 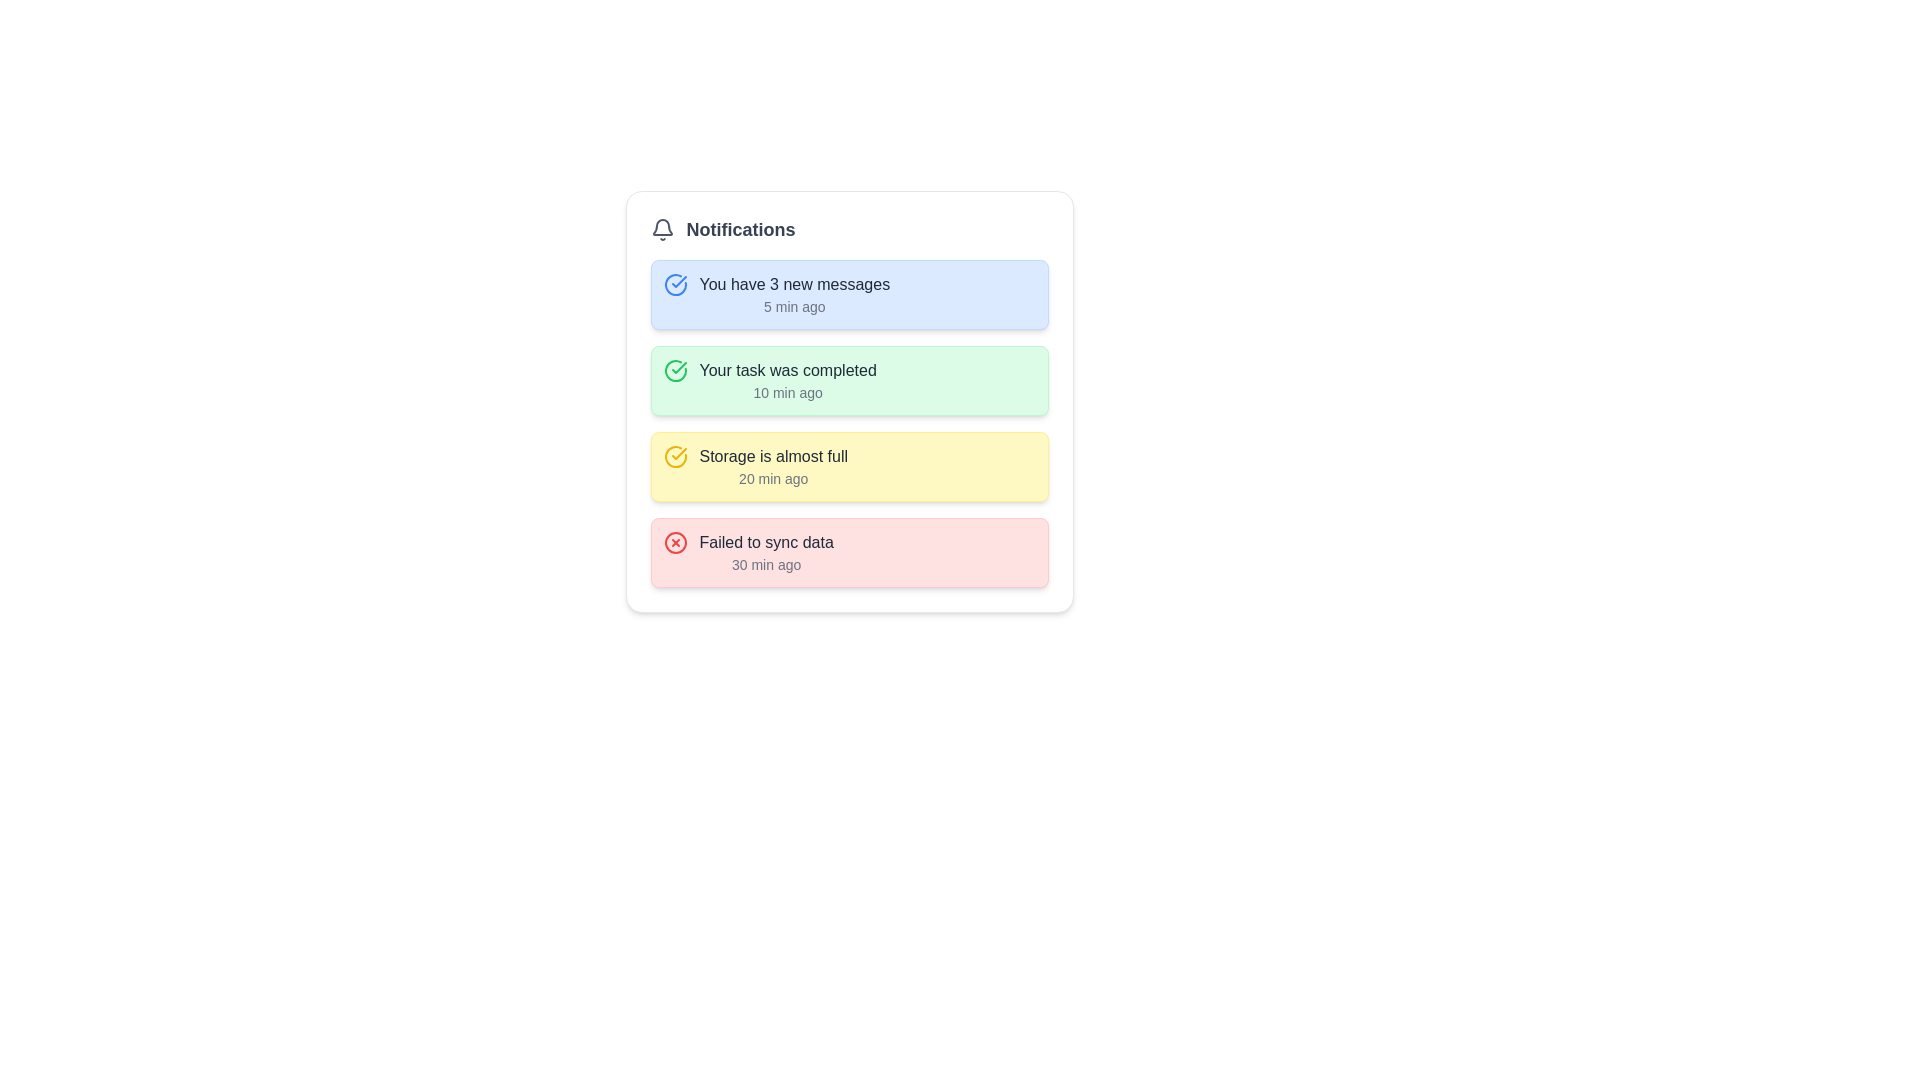 What do you see at coordinates (787, 393) in the screenshot?
I see `the text element that shows the time span since the activity or notification occurred, located within the green notification card, just below 'Your task was completed' in the second notification card` at bounding box center [787, 393].